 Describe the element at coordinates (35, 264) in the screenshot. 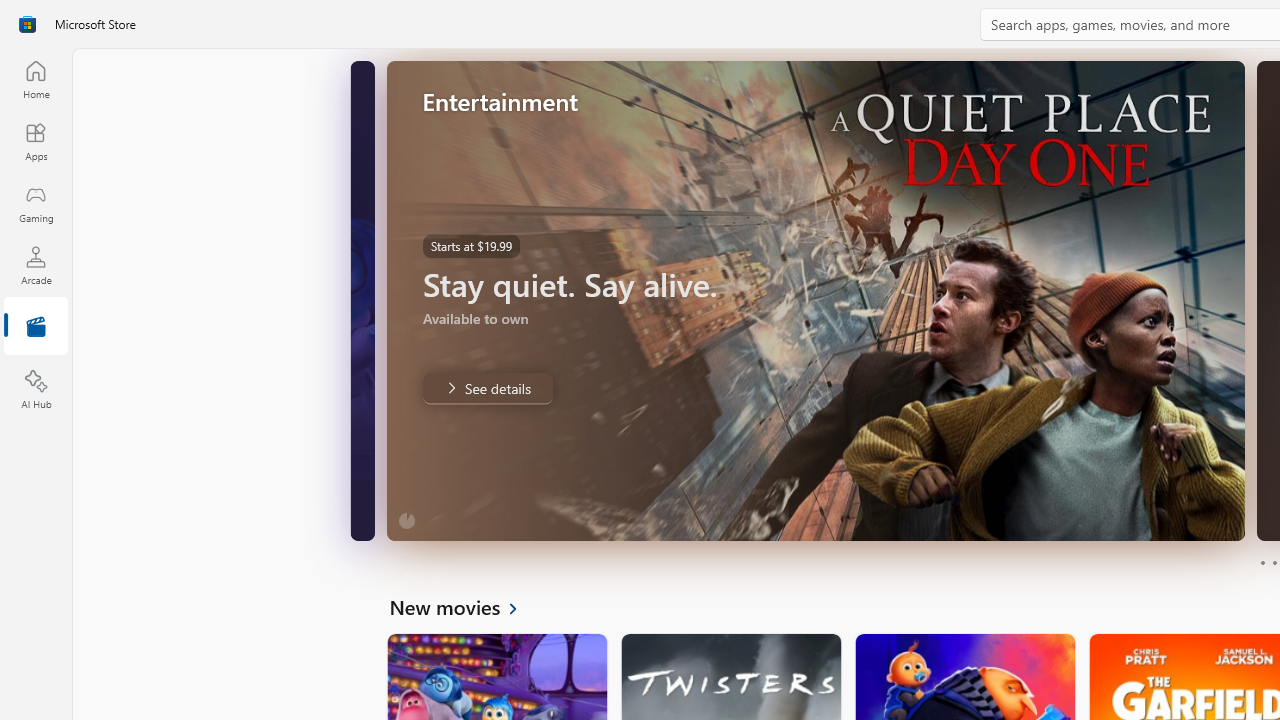

I see `'Arcade'` at that location.